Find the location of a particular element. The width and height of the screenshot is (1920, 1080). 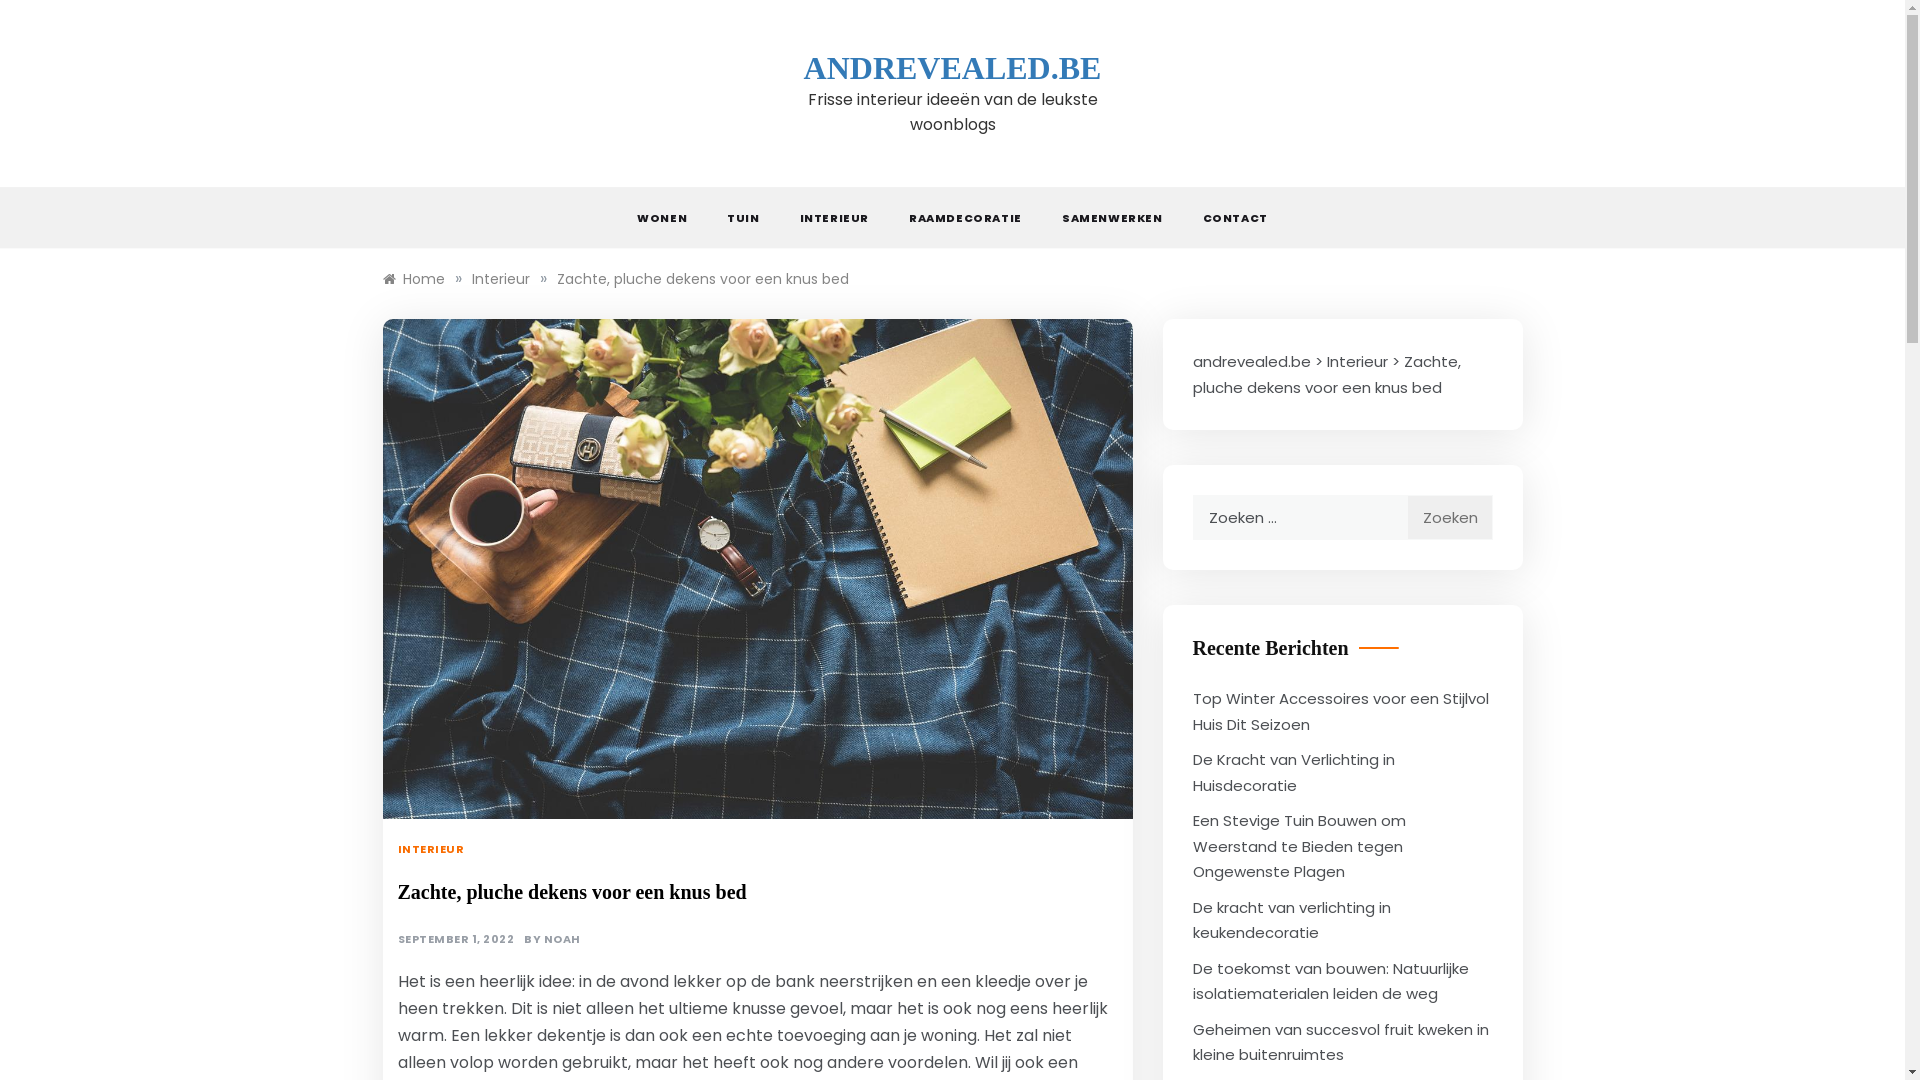

'De kracht van verlichting in keukendecoratie' is located at coordinates (1291, 919).